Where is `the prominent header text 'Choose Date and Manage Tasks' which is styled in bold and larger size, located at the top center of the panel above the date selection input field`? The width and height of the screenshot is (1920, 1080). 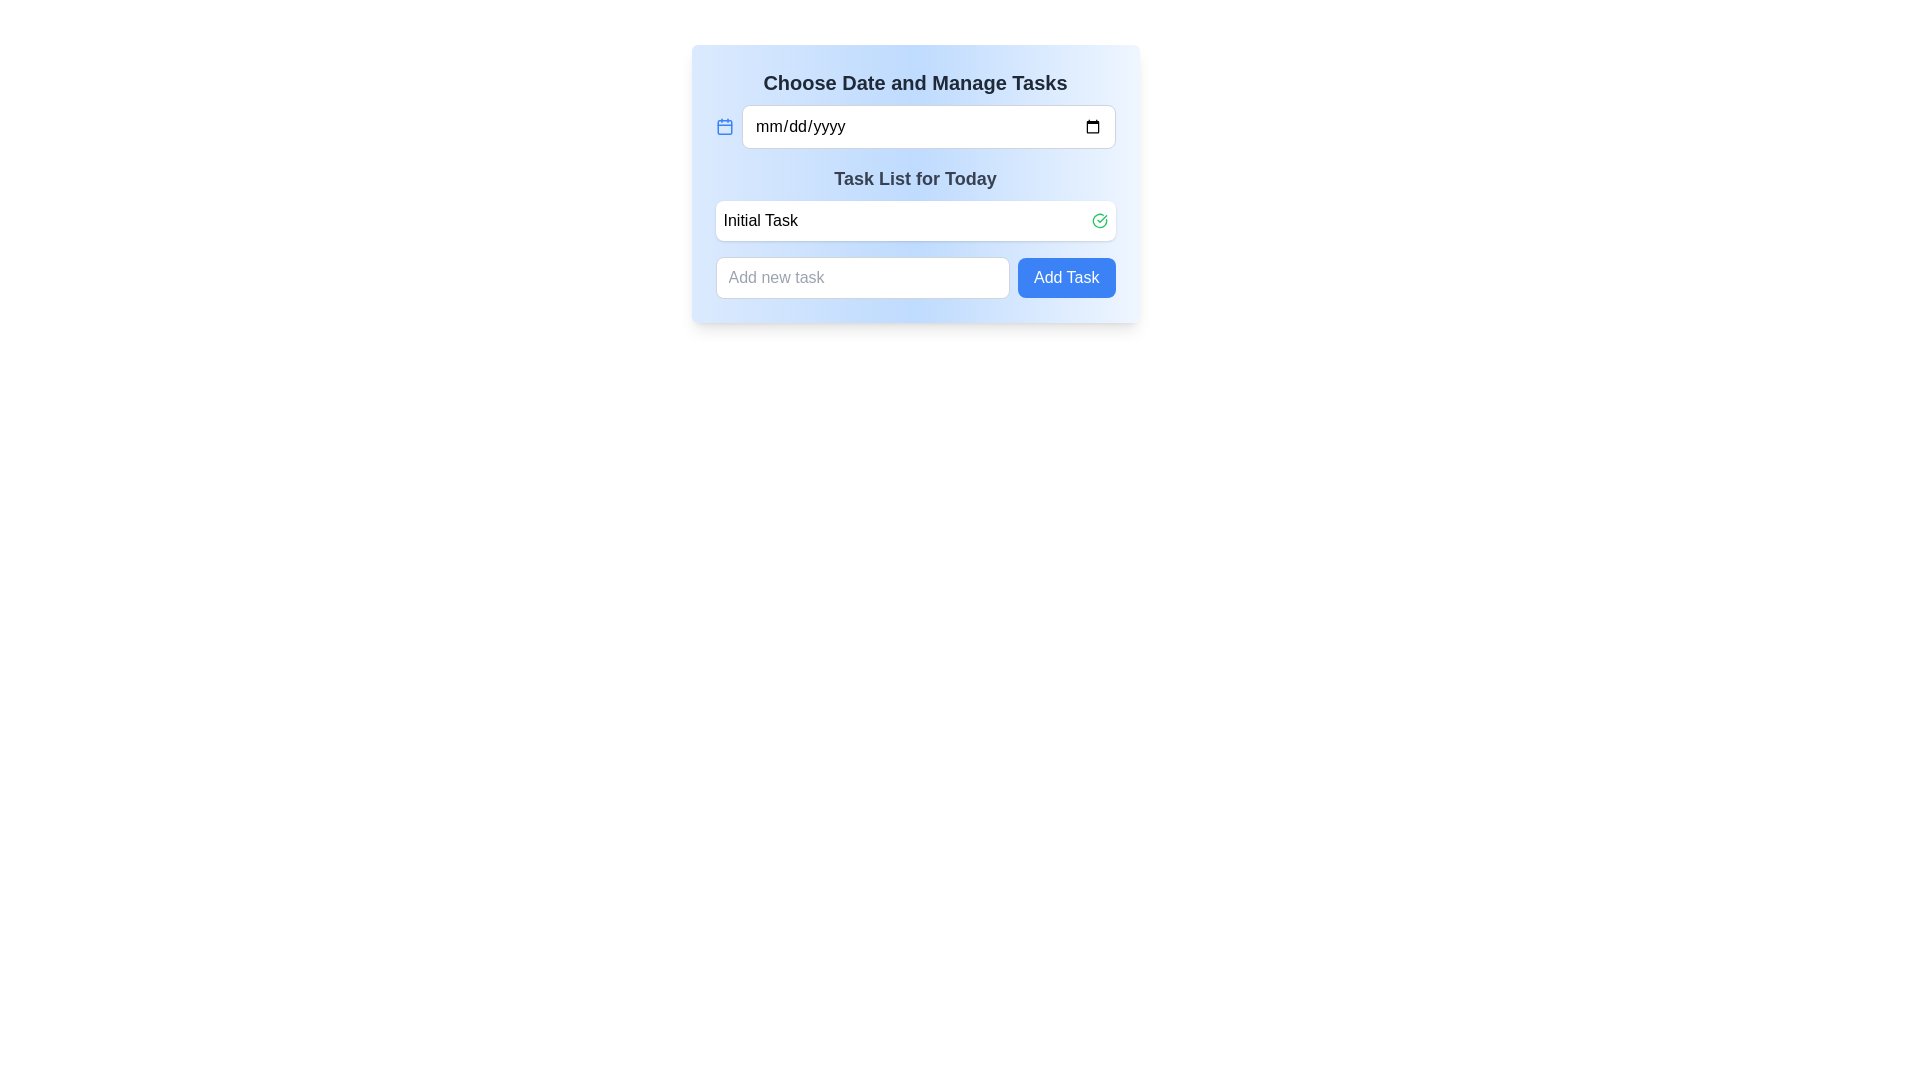
the prominent header text 'Choose Date and Manage Tasks' which is styled in bold and larger size, located at the top center of the panel above the date selection input field is located at coordinates (914, 82).